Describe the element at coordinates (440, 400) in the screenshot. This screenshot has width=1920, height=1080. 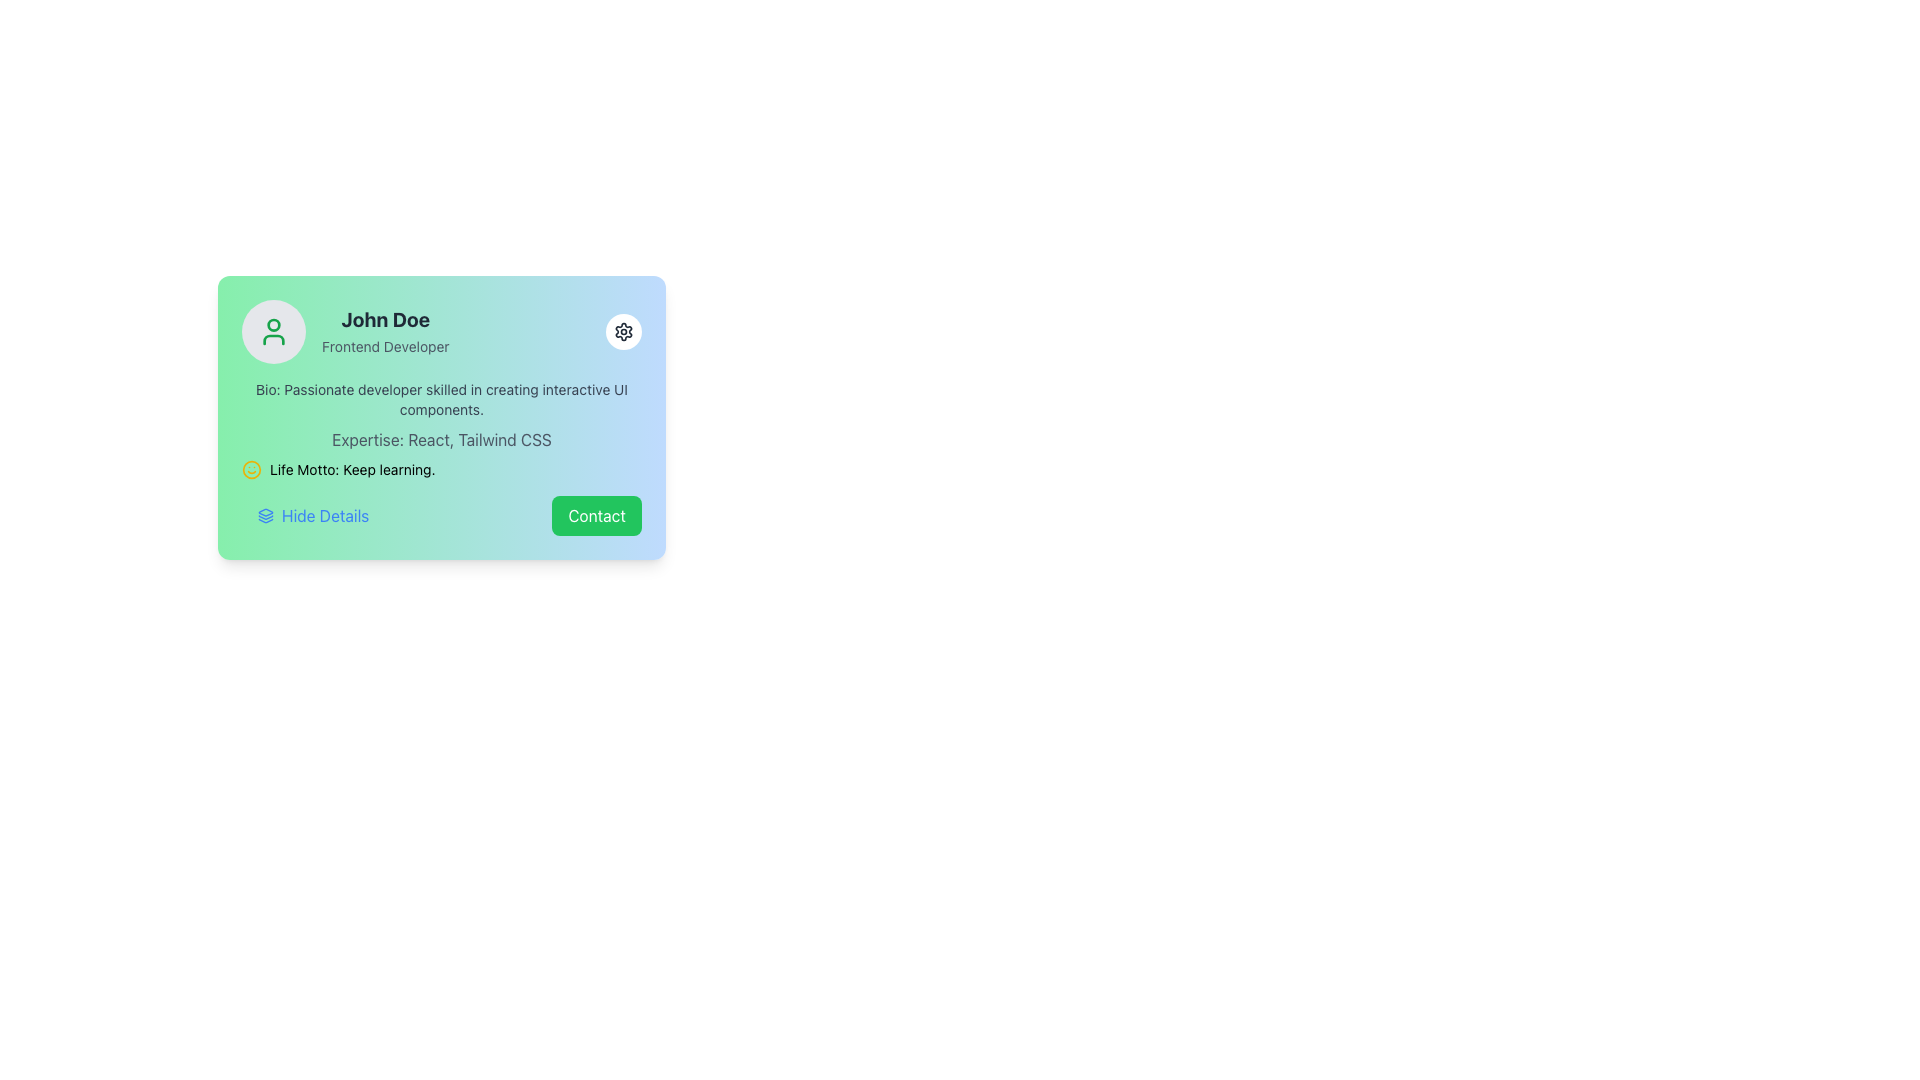
I see `the Text Label element containing the text 'Bio: Passionate developer skilled in creating interactive UI components.' located beneath the profile name 'John Doe - Frontend Developer.'` at that location.